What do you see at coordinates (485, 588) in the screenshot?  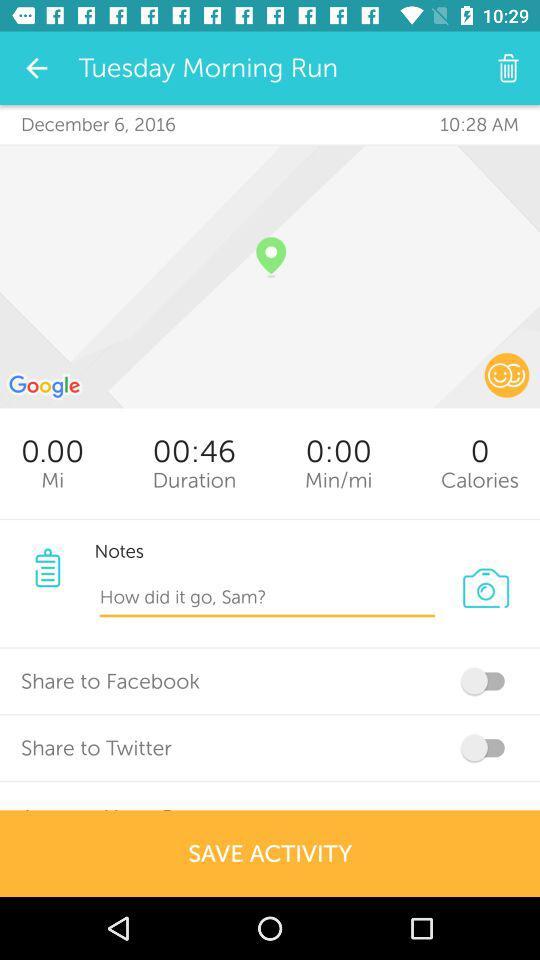 I see `the photo icon` at bounding box center [485, 588].